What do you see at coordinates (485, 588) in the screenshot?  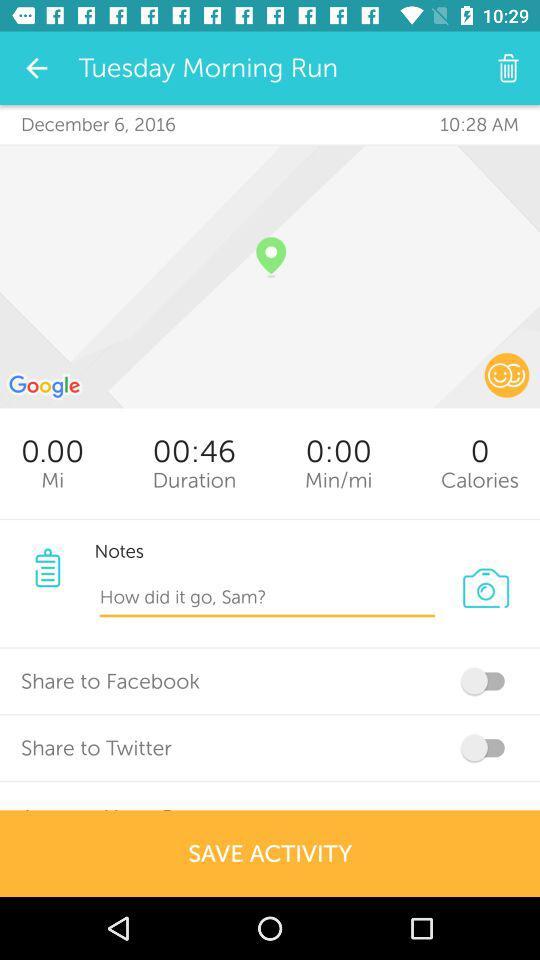 I see `the photo icon` at bounding box center [485, 588].